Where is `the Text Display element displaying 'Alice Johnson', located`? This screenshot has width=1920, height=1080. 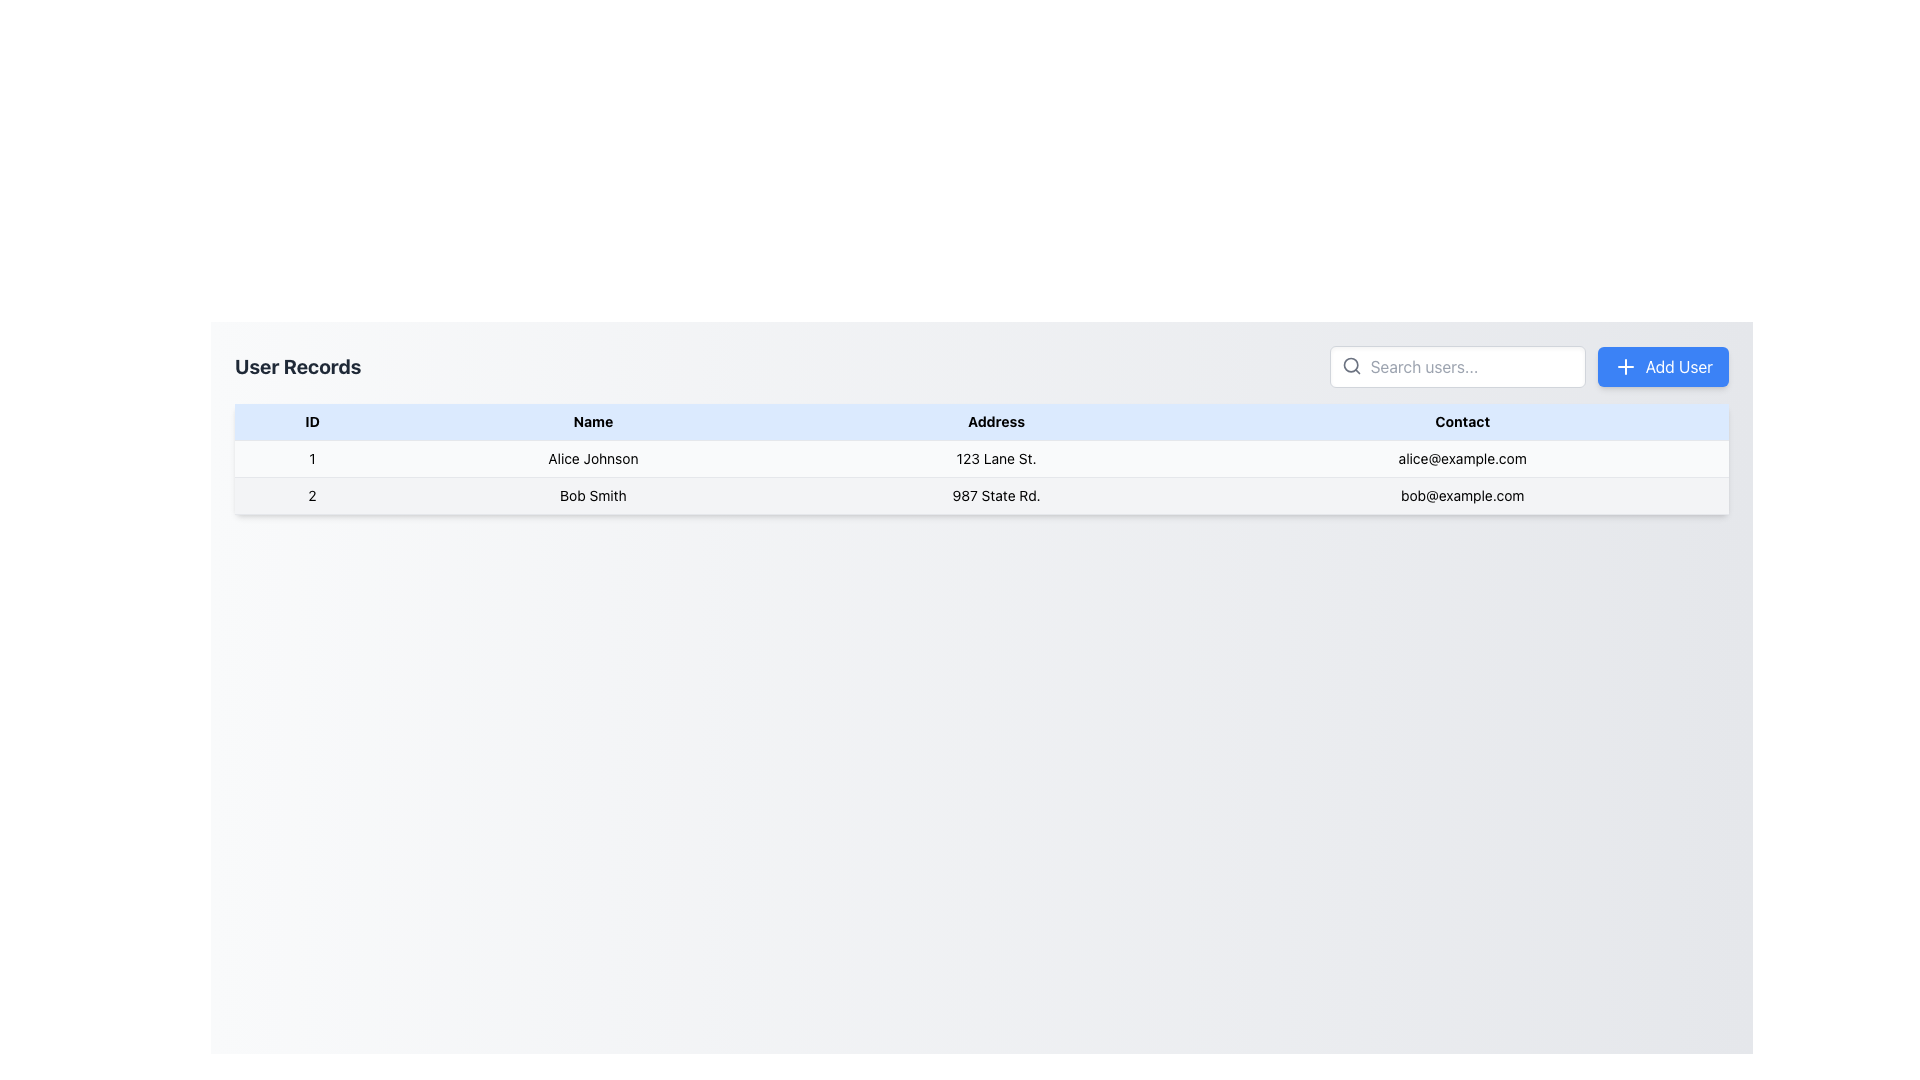 the Text Display element displaying 'Alice Johnson', located is located at coordinates (592, 459).